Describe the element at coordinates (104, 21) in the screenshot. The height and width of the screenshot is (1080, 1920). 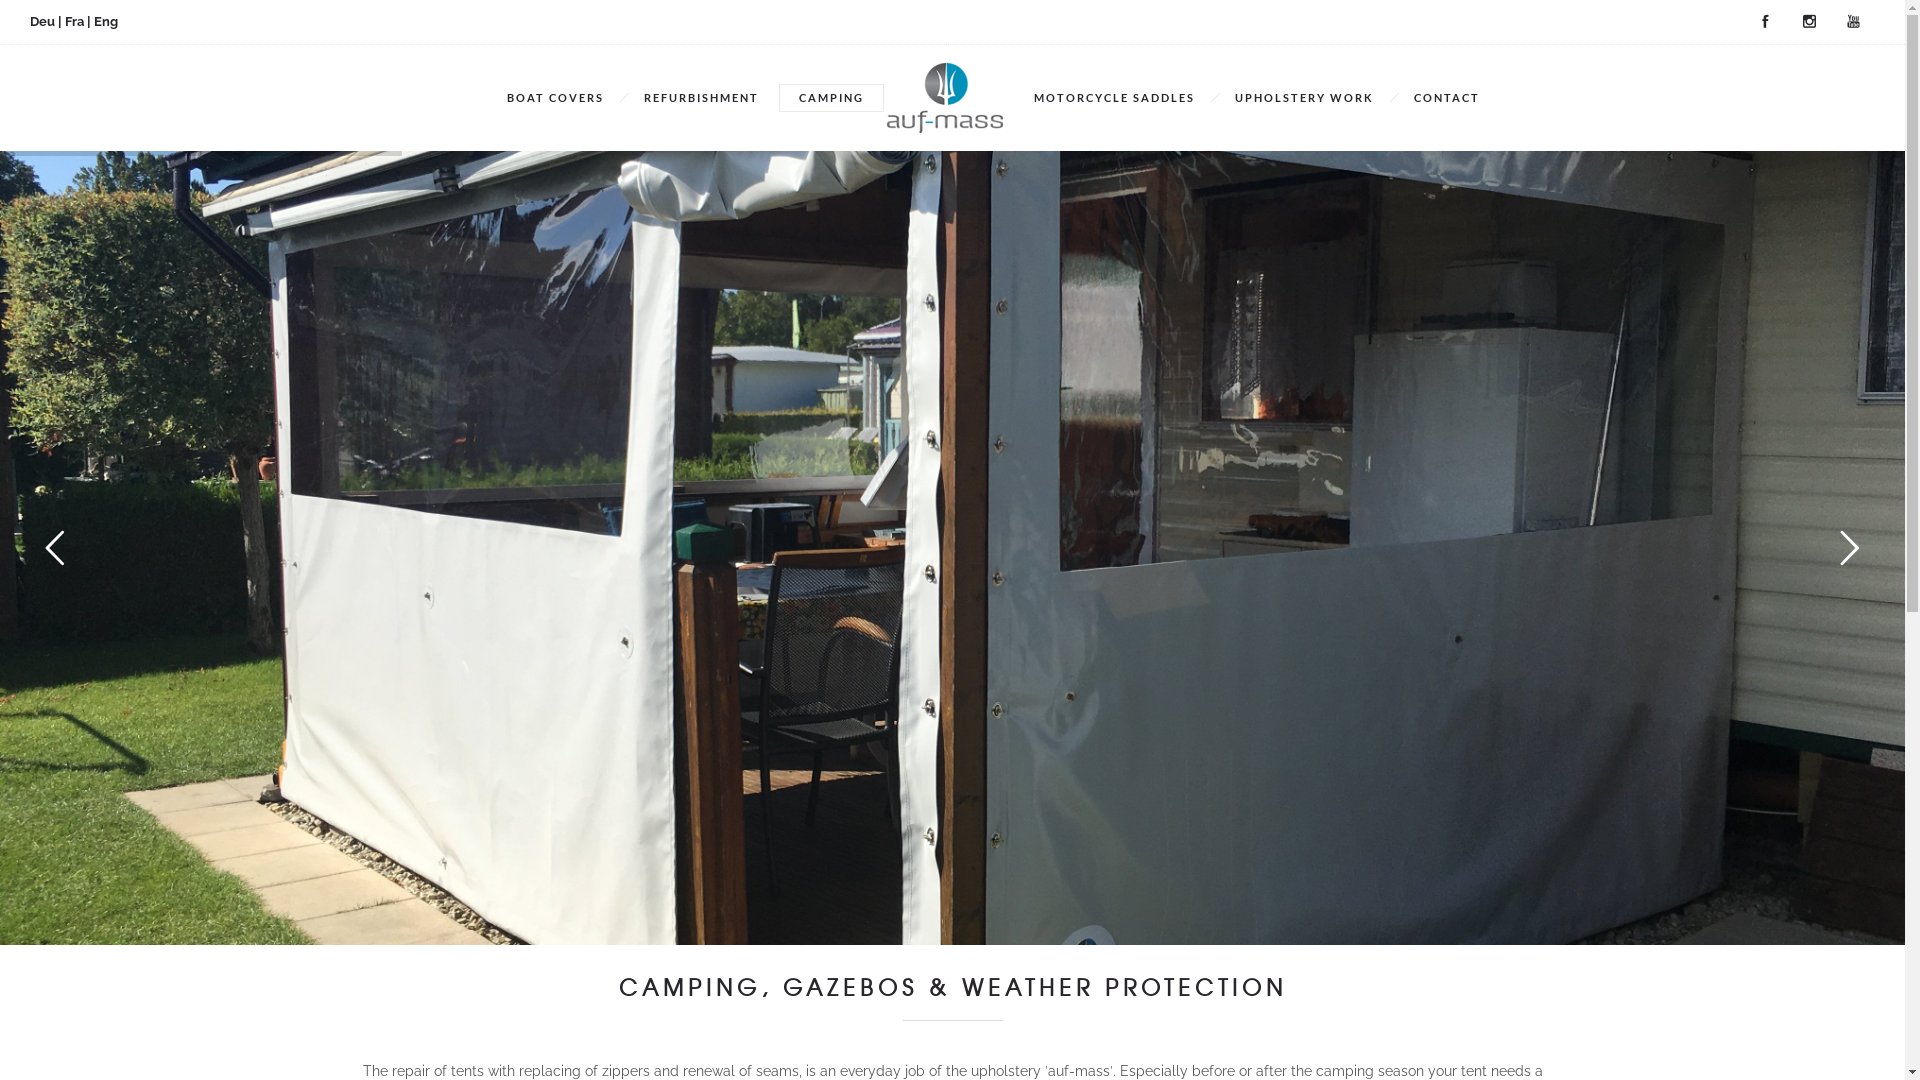
I see `'Eng'` at that location.